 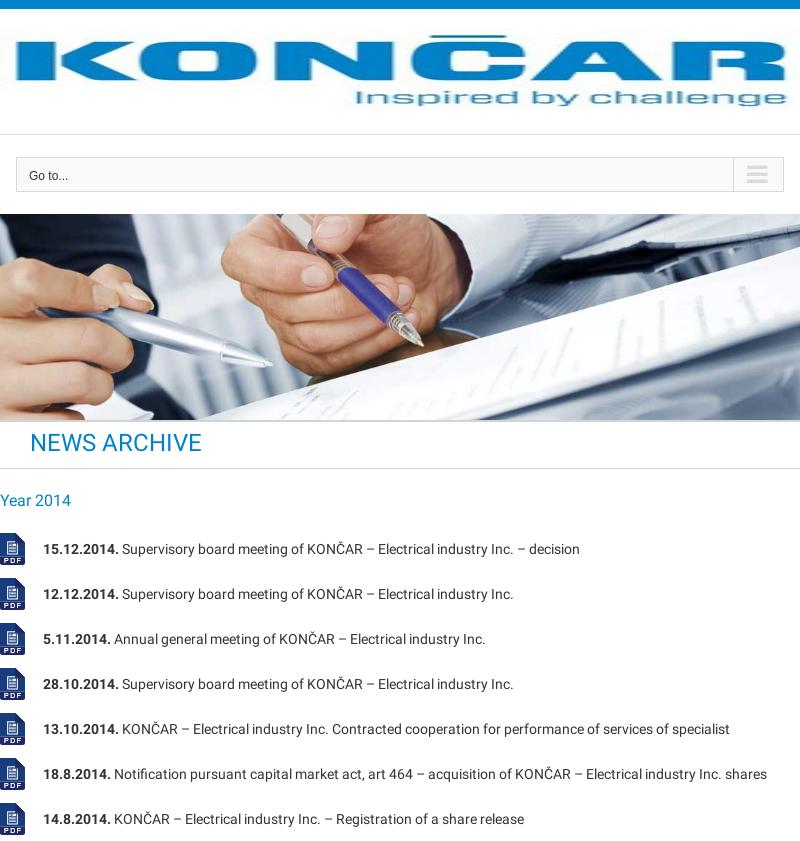 I want to click on 'Go to...', so click(x=47, y=175).